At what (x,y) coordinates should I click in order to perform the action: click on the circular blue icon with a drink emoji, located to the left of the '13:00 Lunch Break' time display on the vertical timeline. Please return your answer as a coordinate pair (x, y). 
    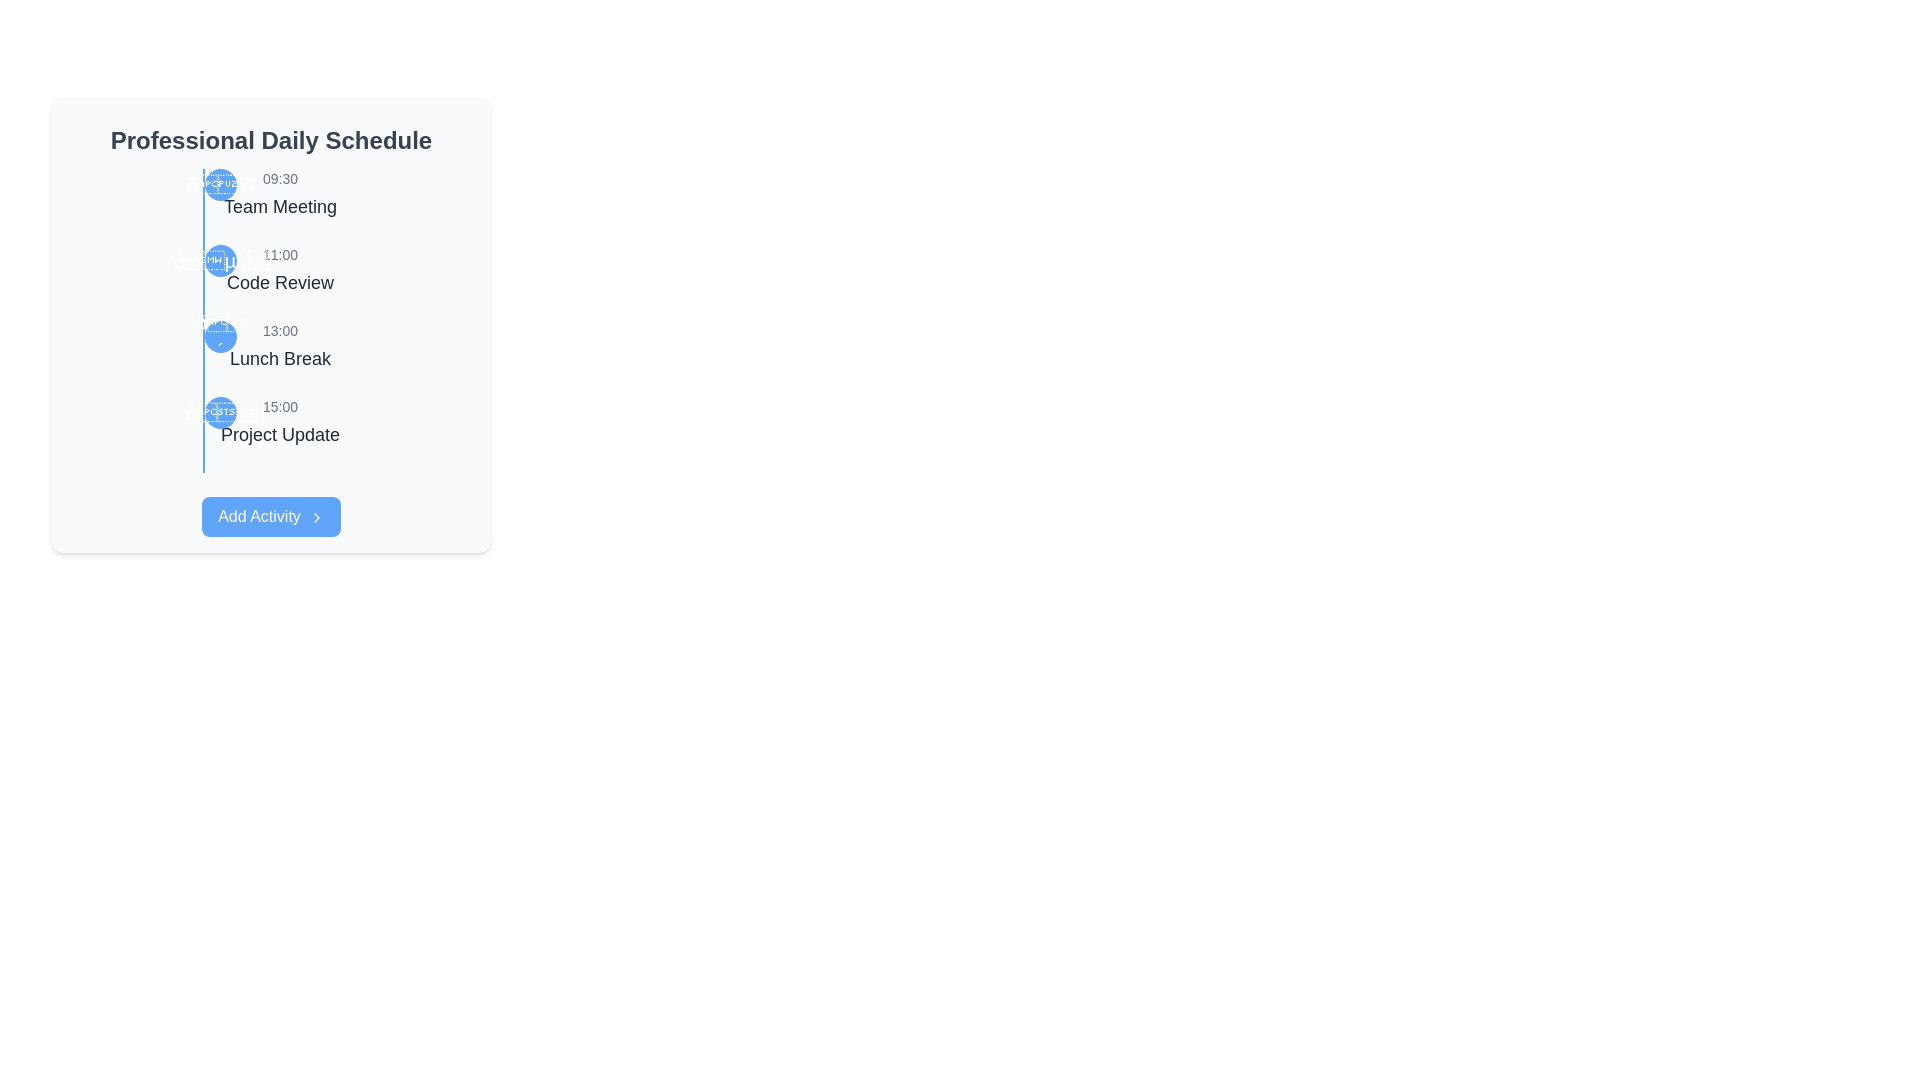
    Looking at the image, I should click on (220, 335).